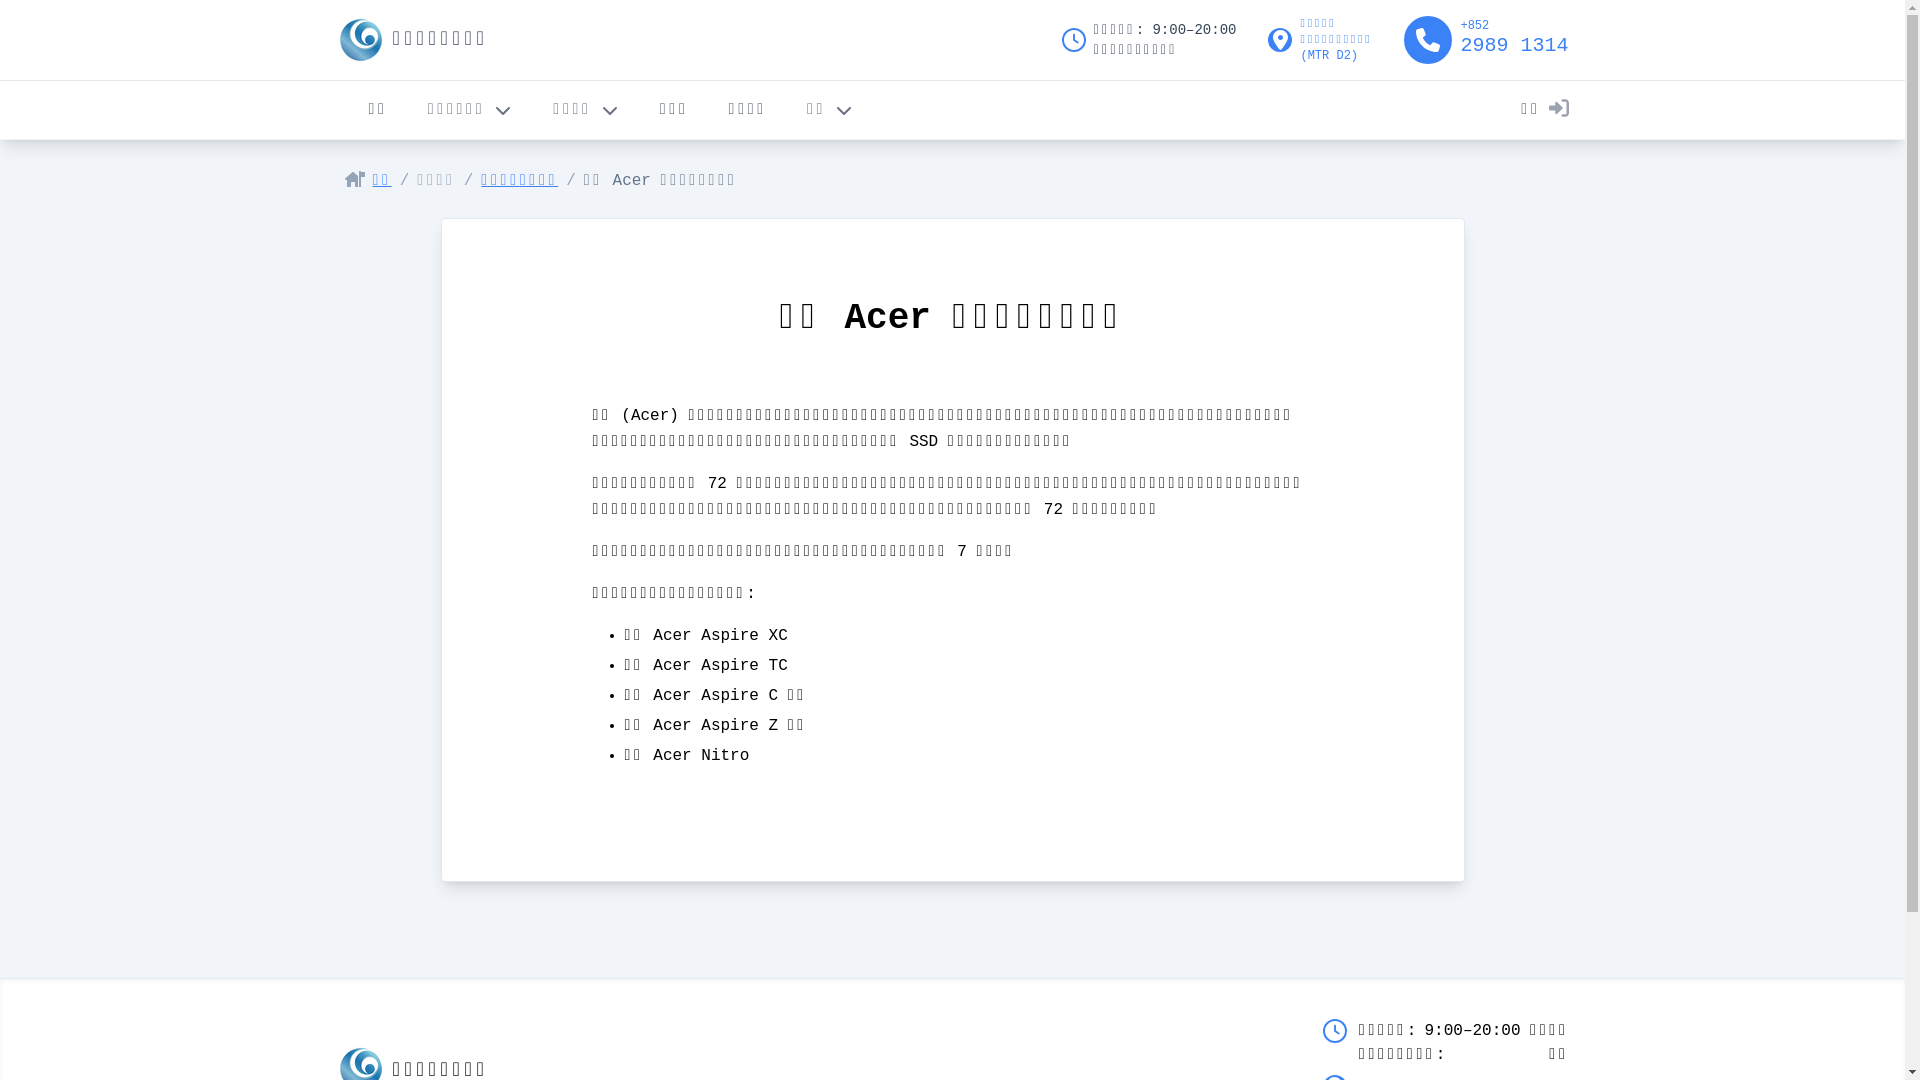 This screenshot has height=1080, width=1920. What do you see at coordinates (1486, 39) in the screenshot?
I see `'+852` at bounding box center [1486, 39].